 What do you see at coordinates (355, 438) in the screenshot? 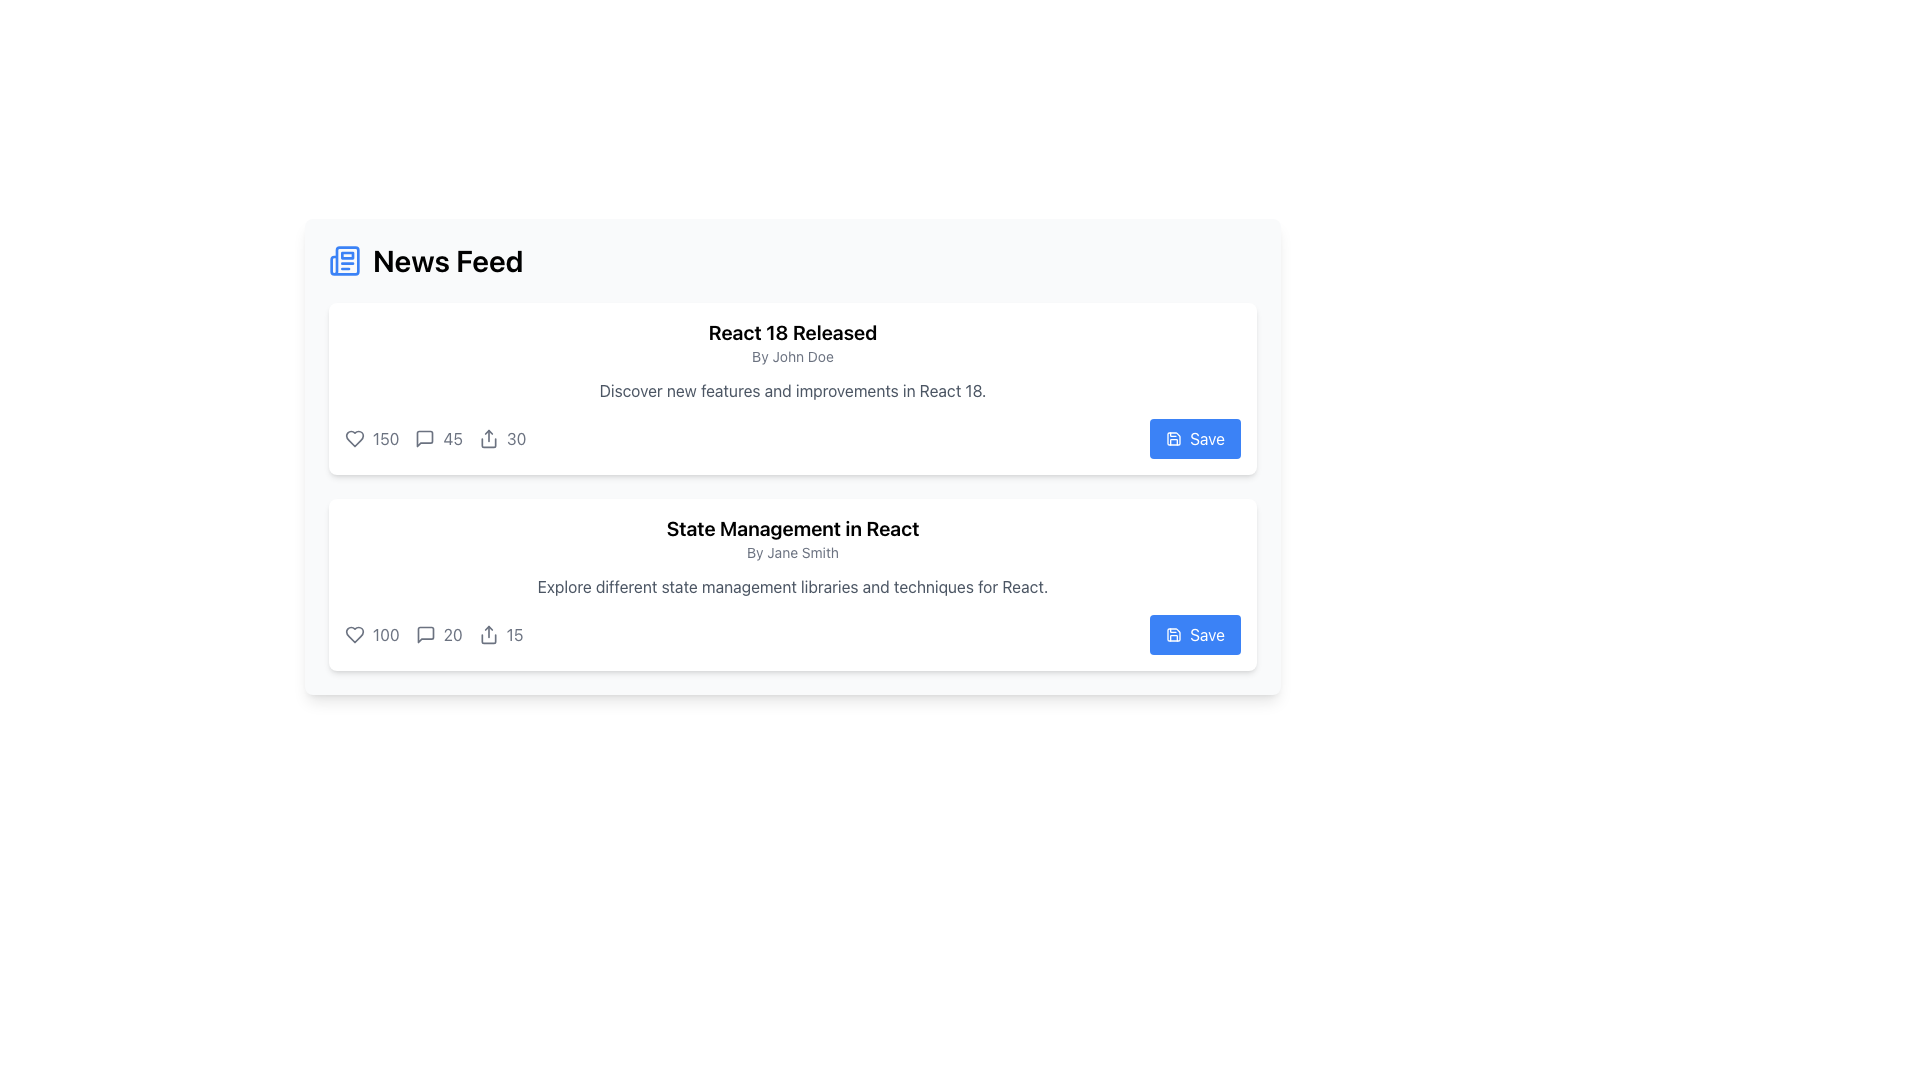
I see `the heart icon located at the bottom-left corner of the card labeled 'React 18 Released', which represents a 'like' action and has a counter value of '150'` at bounding box center [355, 438].